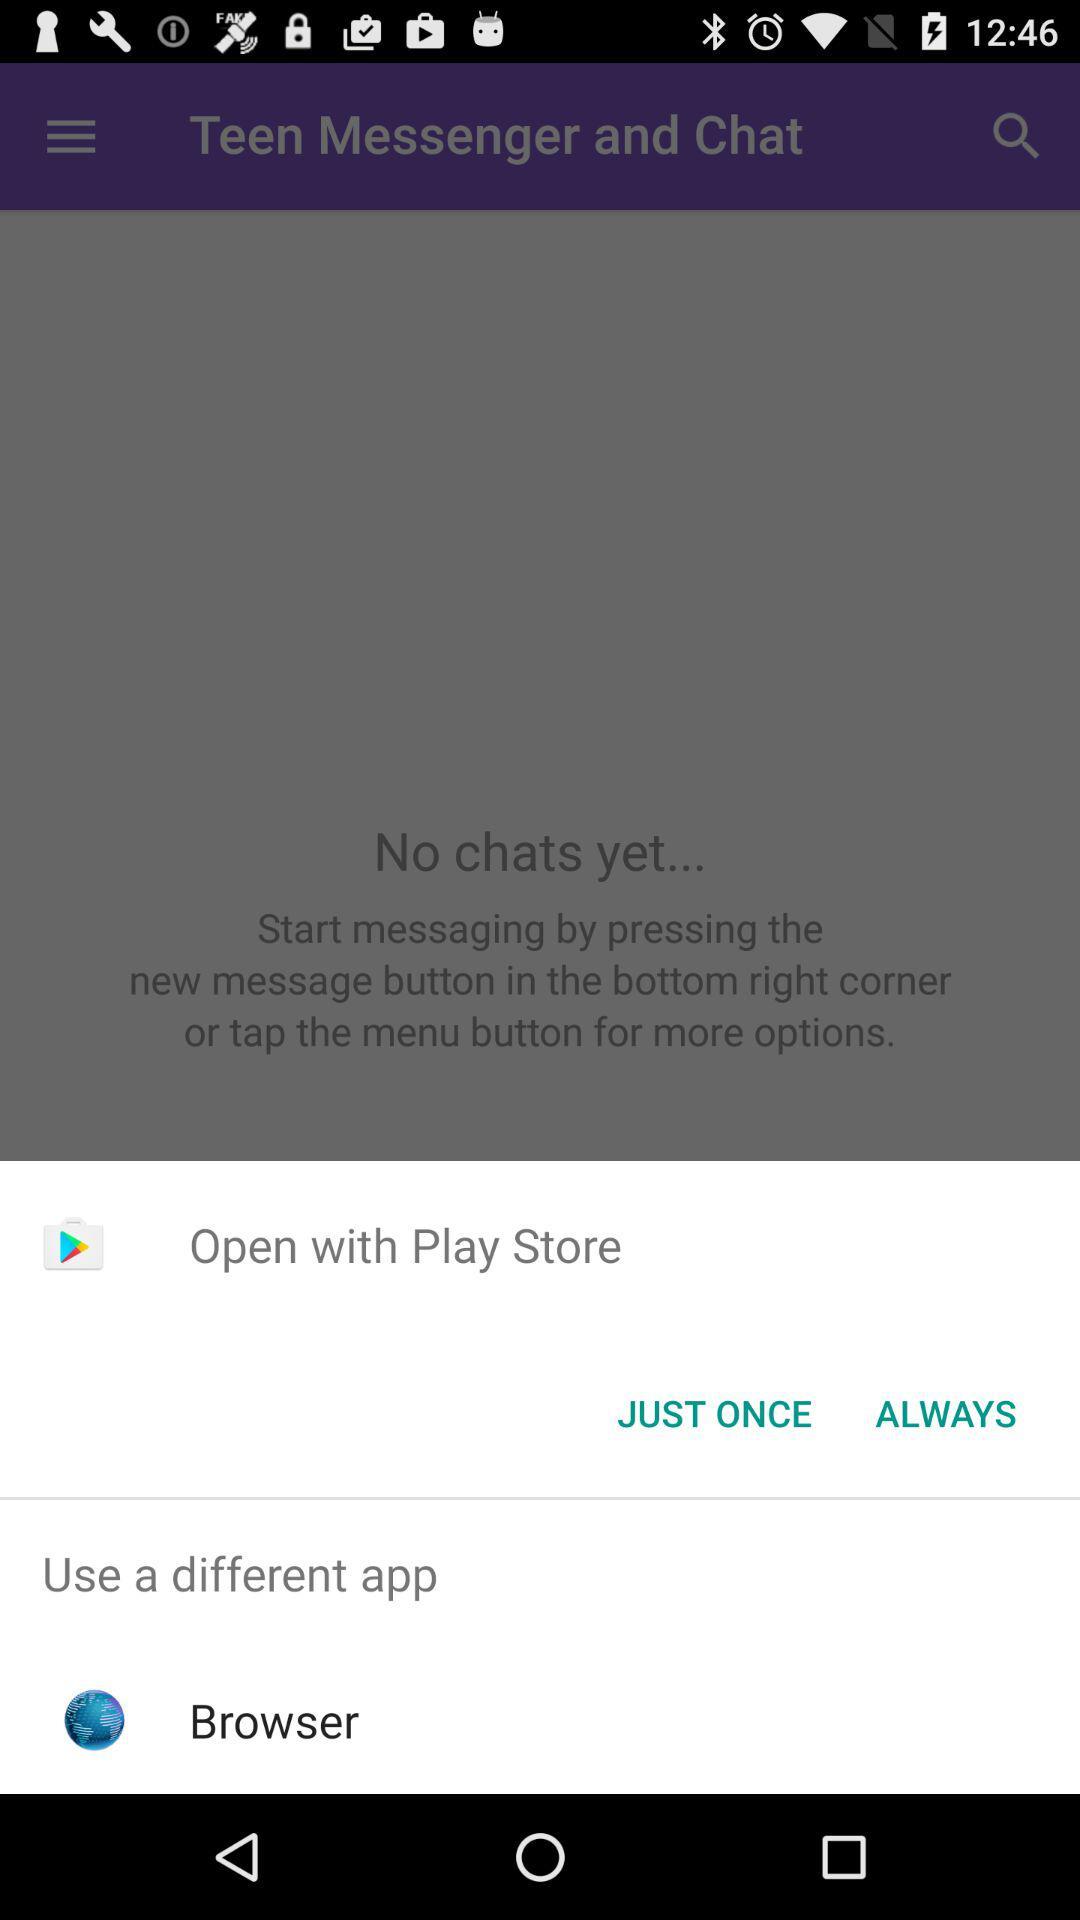 The image size is (1080, 1920). Describe the element at coordinates (713, 1411) in the screenshot. I see `button next to always` at that location.